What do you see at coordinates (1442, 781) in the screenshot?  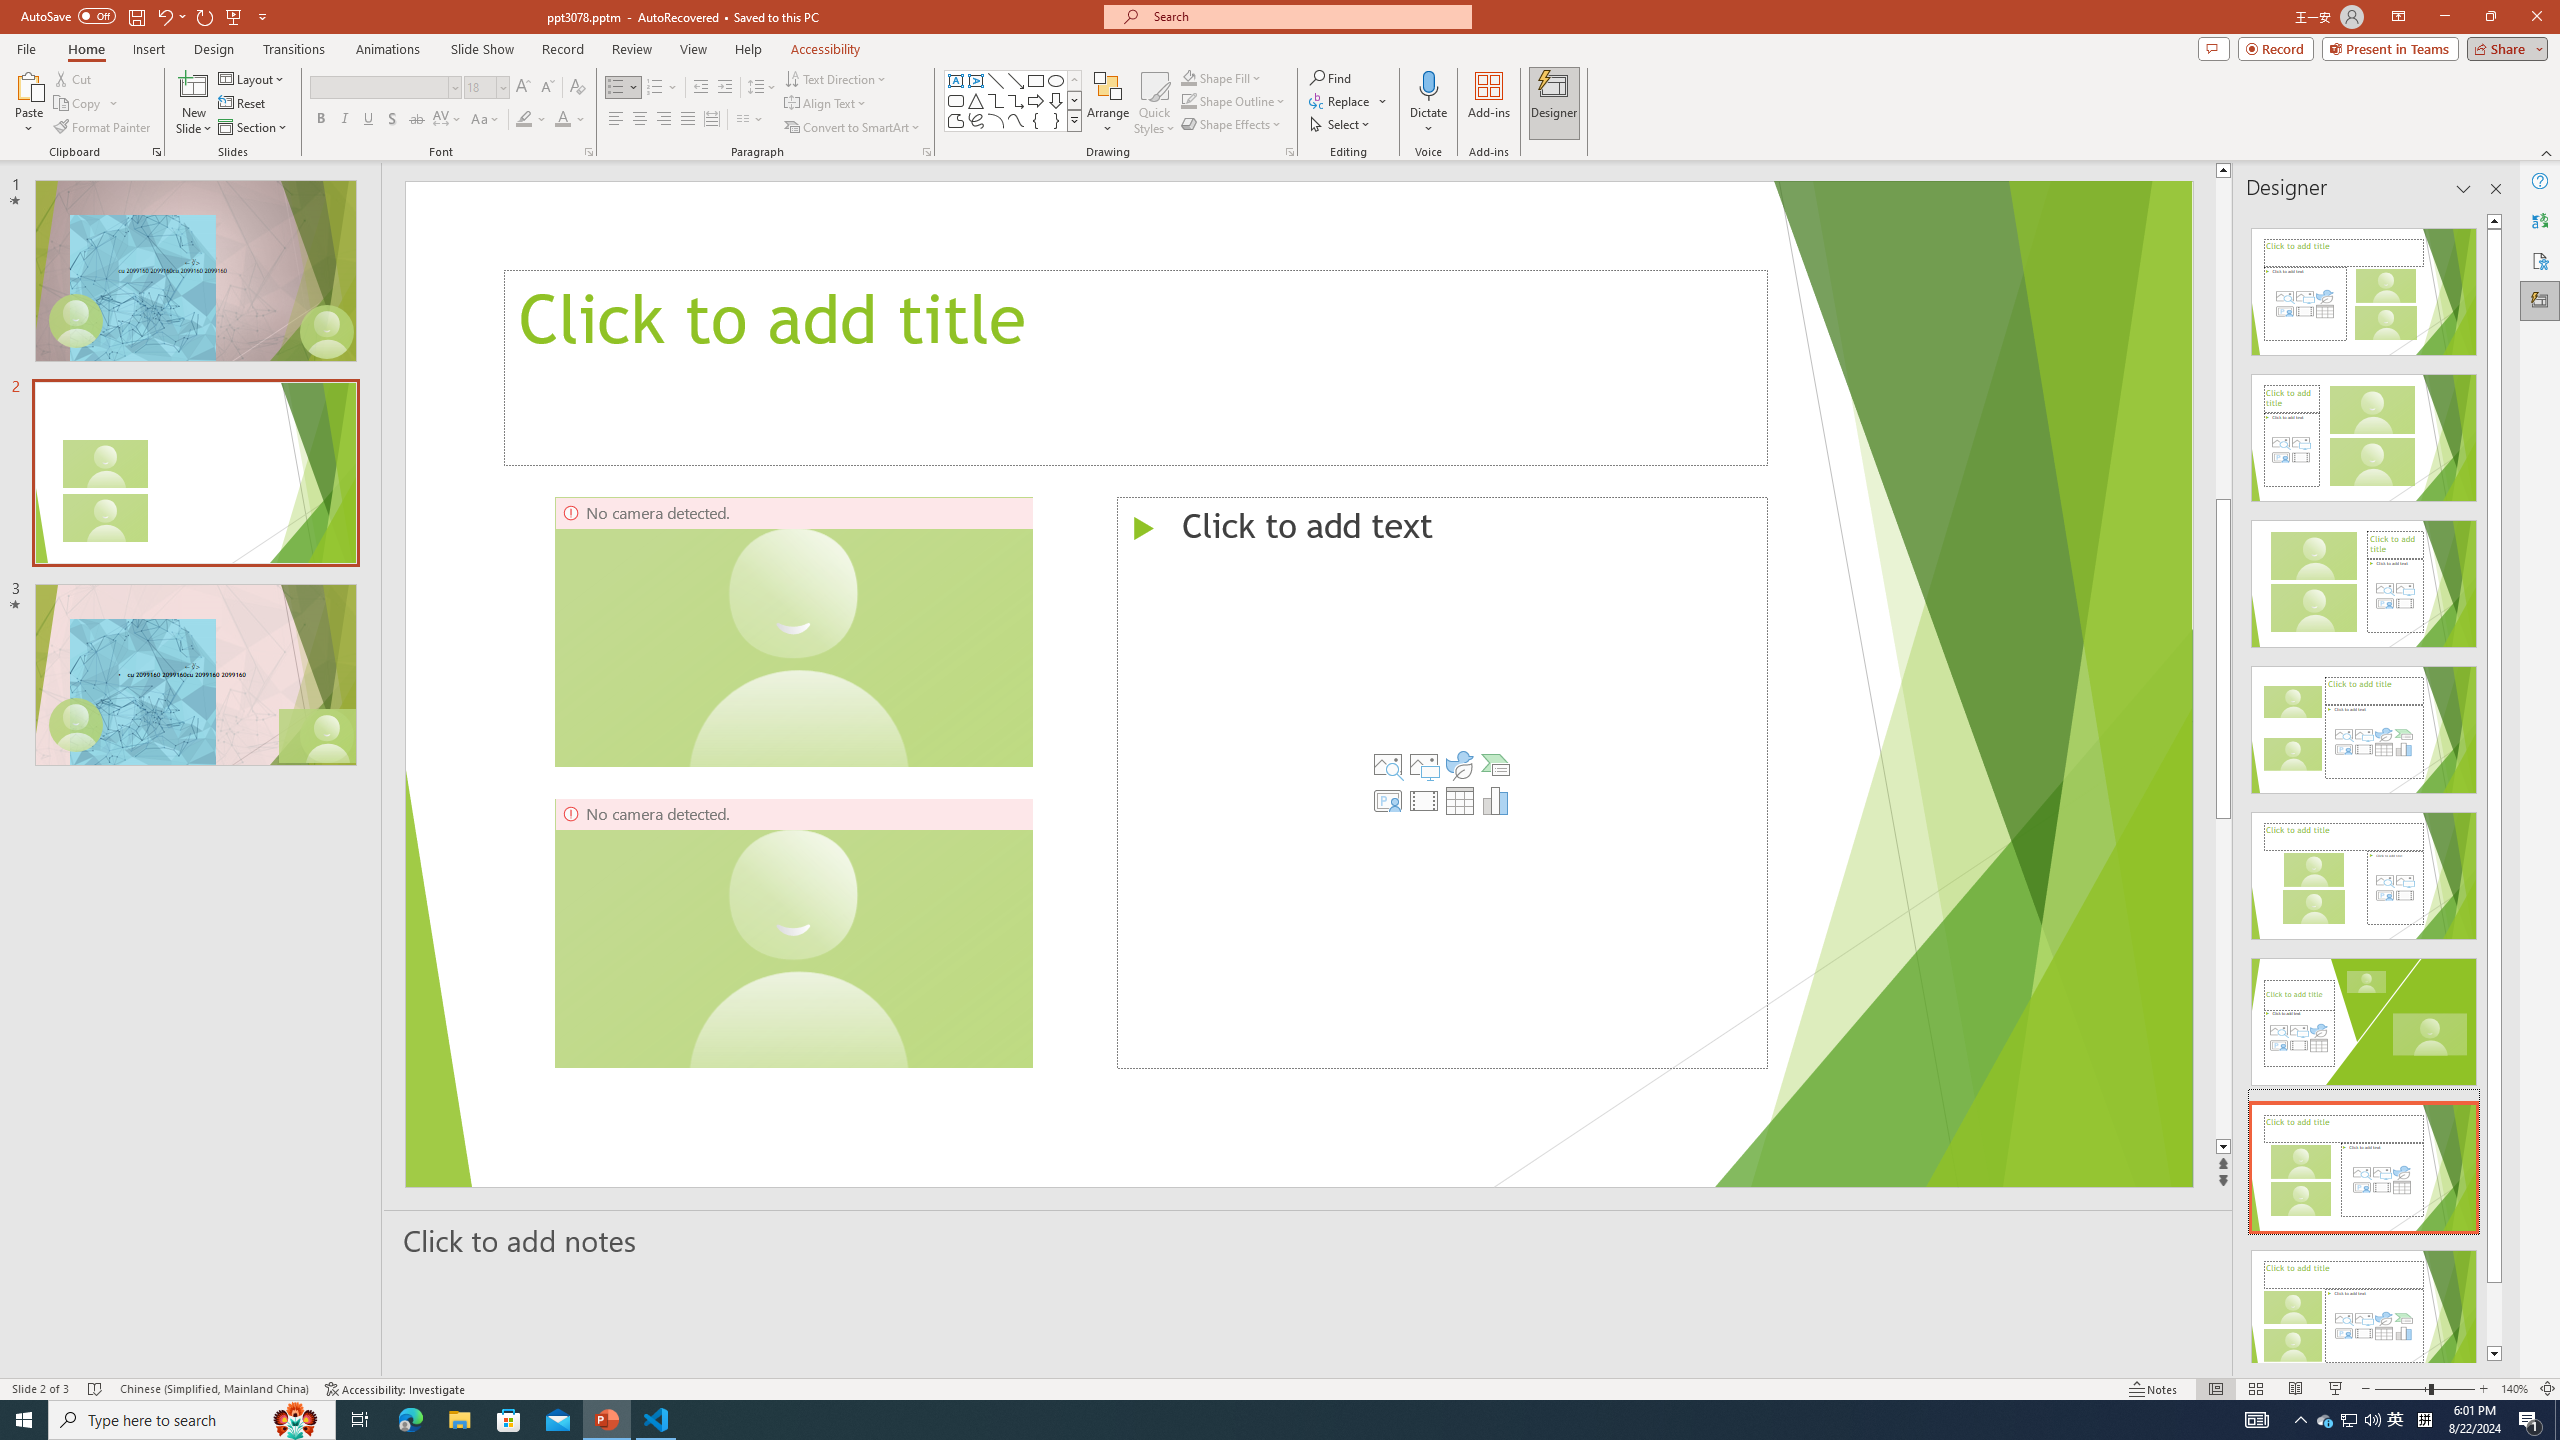 I see `'Content Placeholder'` at bounding box center [1442, 781].